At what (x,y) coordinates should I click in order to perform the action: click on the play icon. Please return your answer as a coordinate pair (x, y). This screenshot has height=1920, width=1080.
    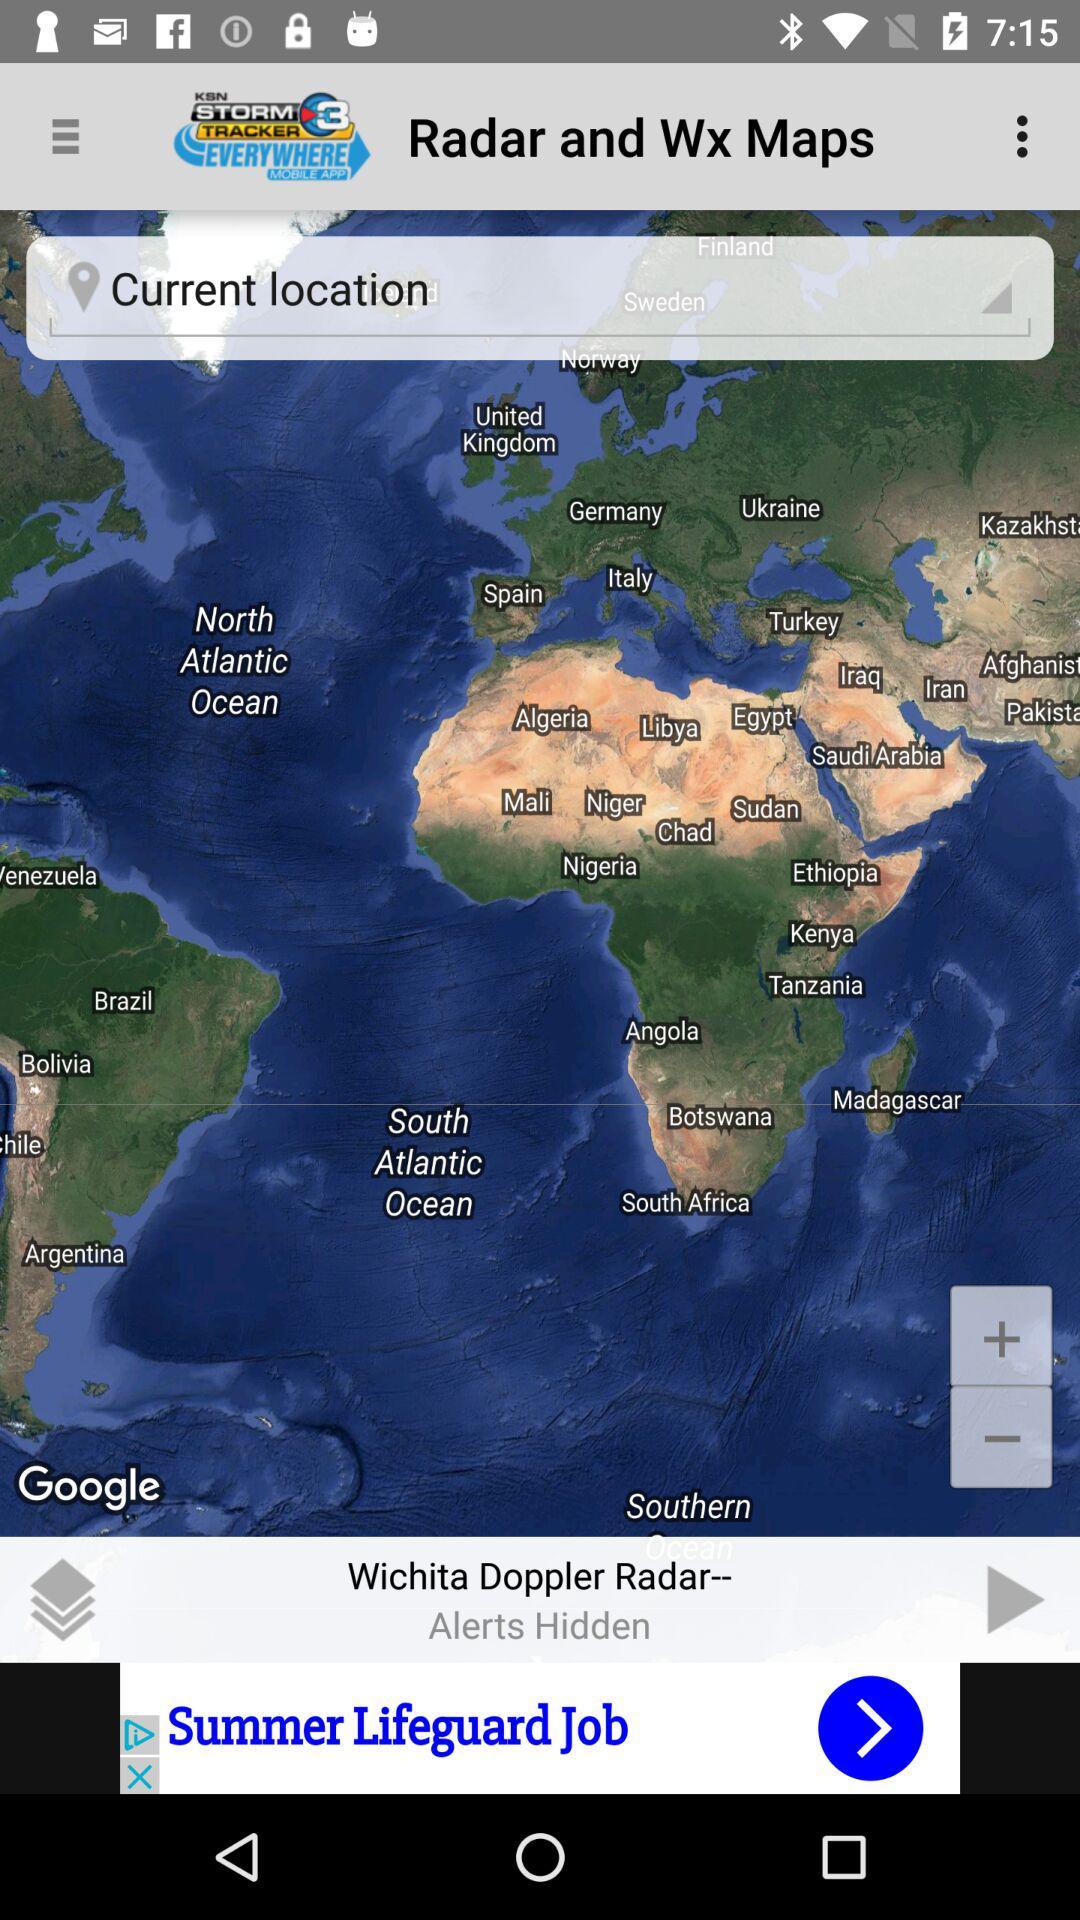
    Looking at the image, I should click on (1017, 1598).